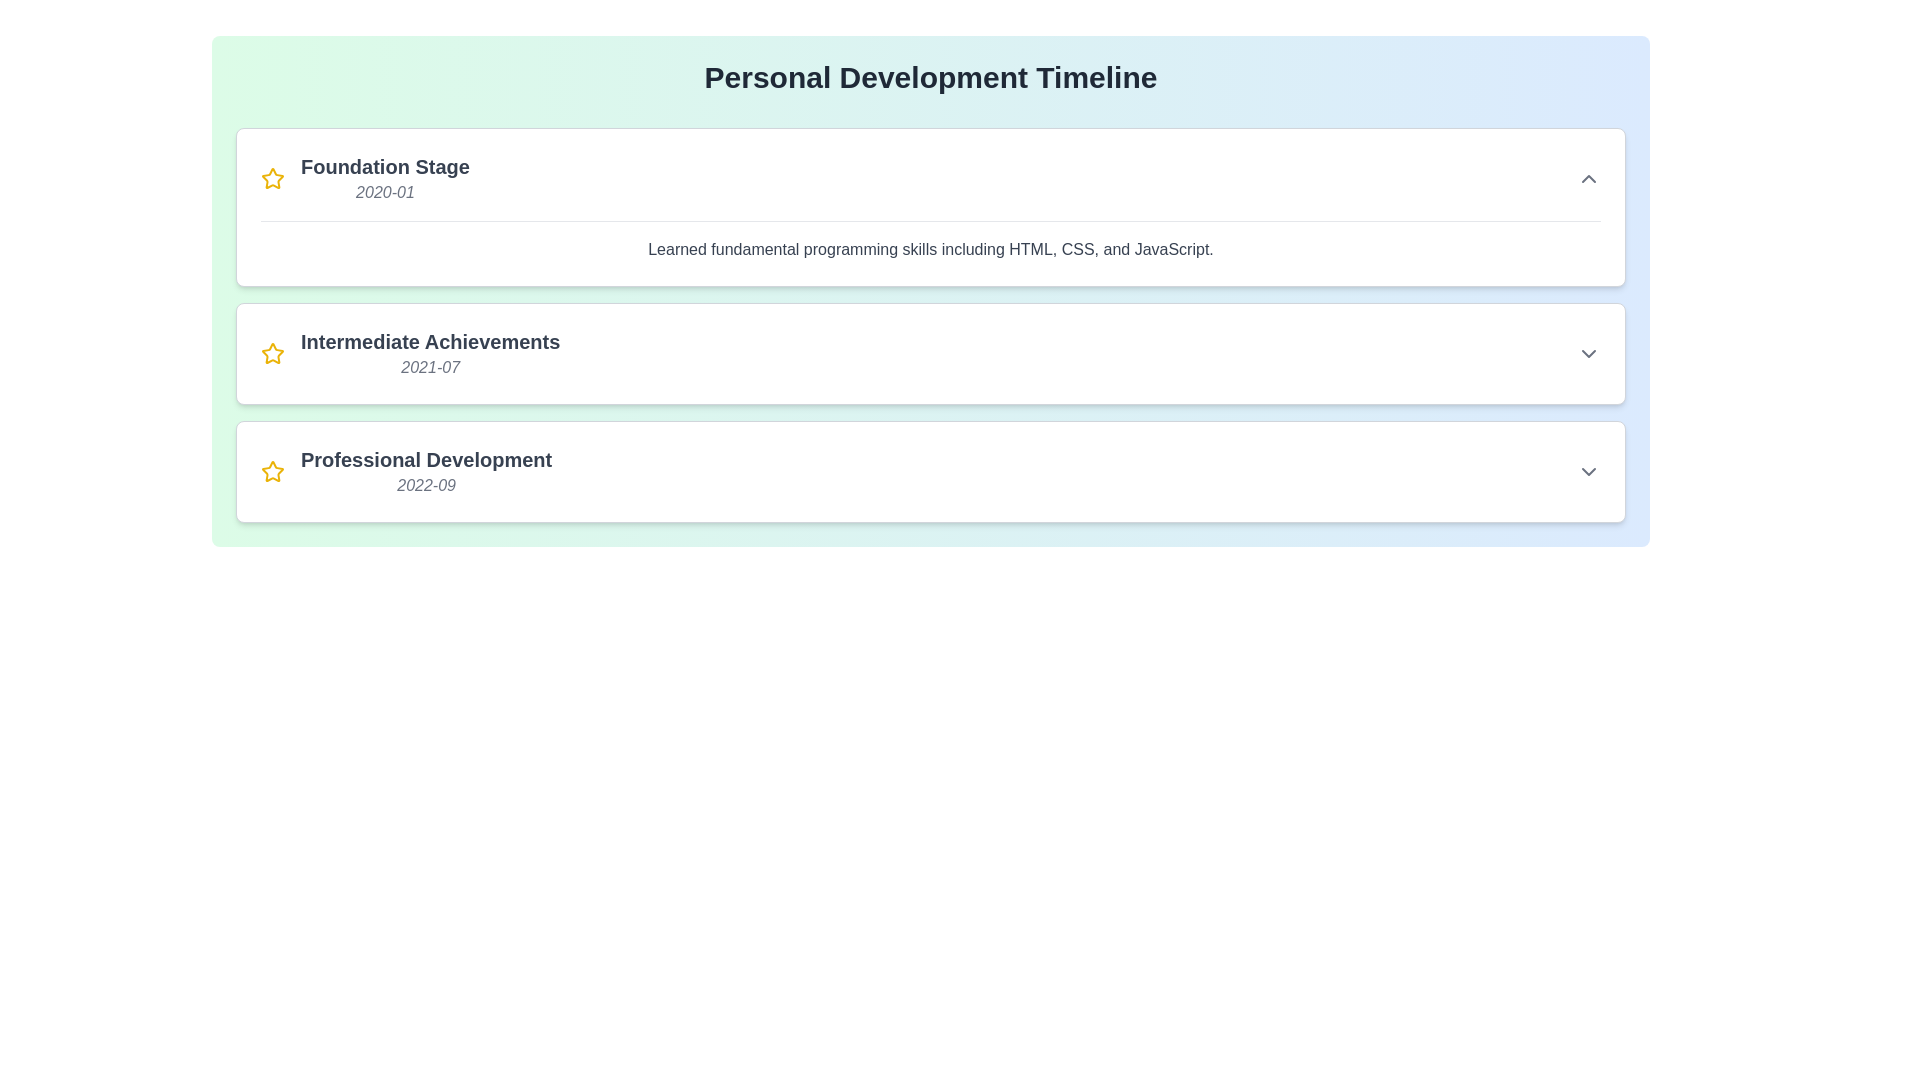 This screenshot has width=1920, height=1080. Describe the element at coordinates (1587, 177) in the screenshot. I see `the upward-pointing chevron icon toggle button in gray located at the top-right corner of the 'Foundation Stage 2020-01' section header` at that location.